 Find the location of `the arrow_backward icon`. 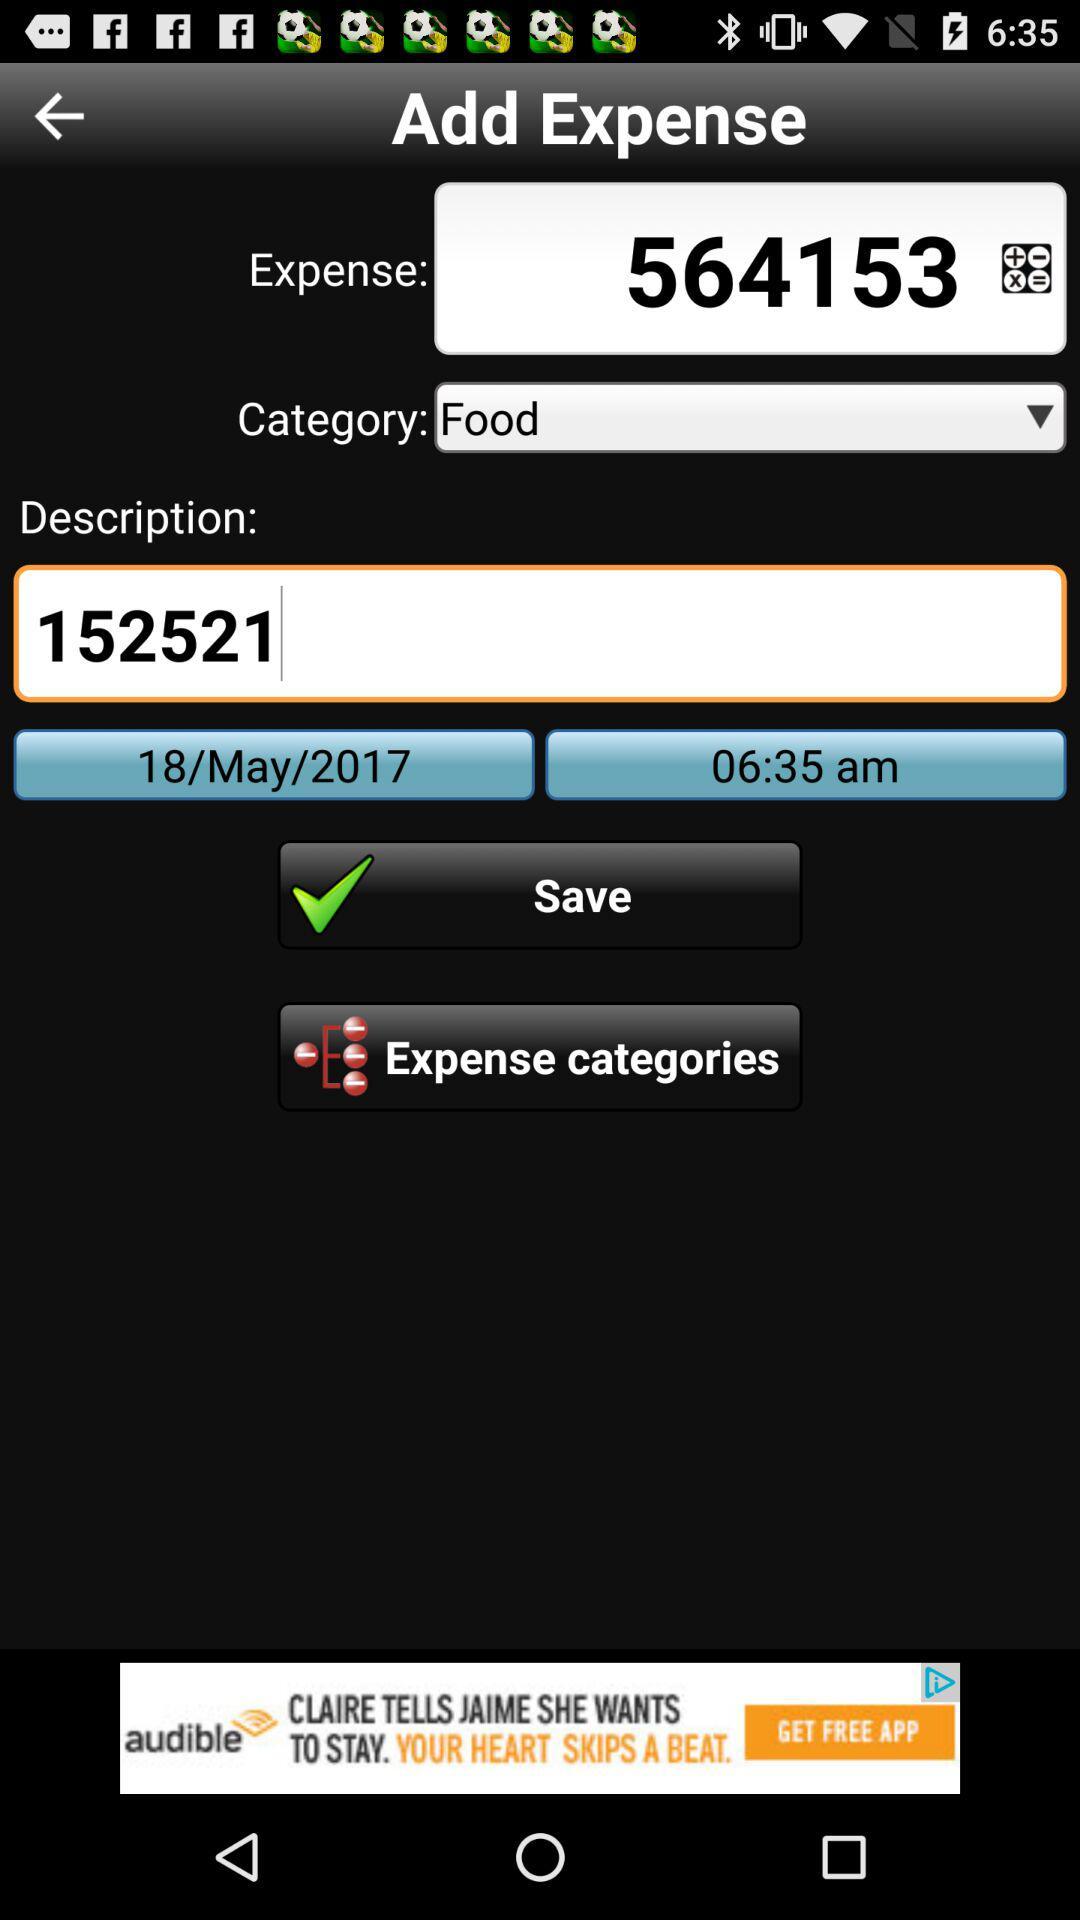

the arrow_backward icon is located at coordinates (58, 123).